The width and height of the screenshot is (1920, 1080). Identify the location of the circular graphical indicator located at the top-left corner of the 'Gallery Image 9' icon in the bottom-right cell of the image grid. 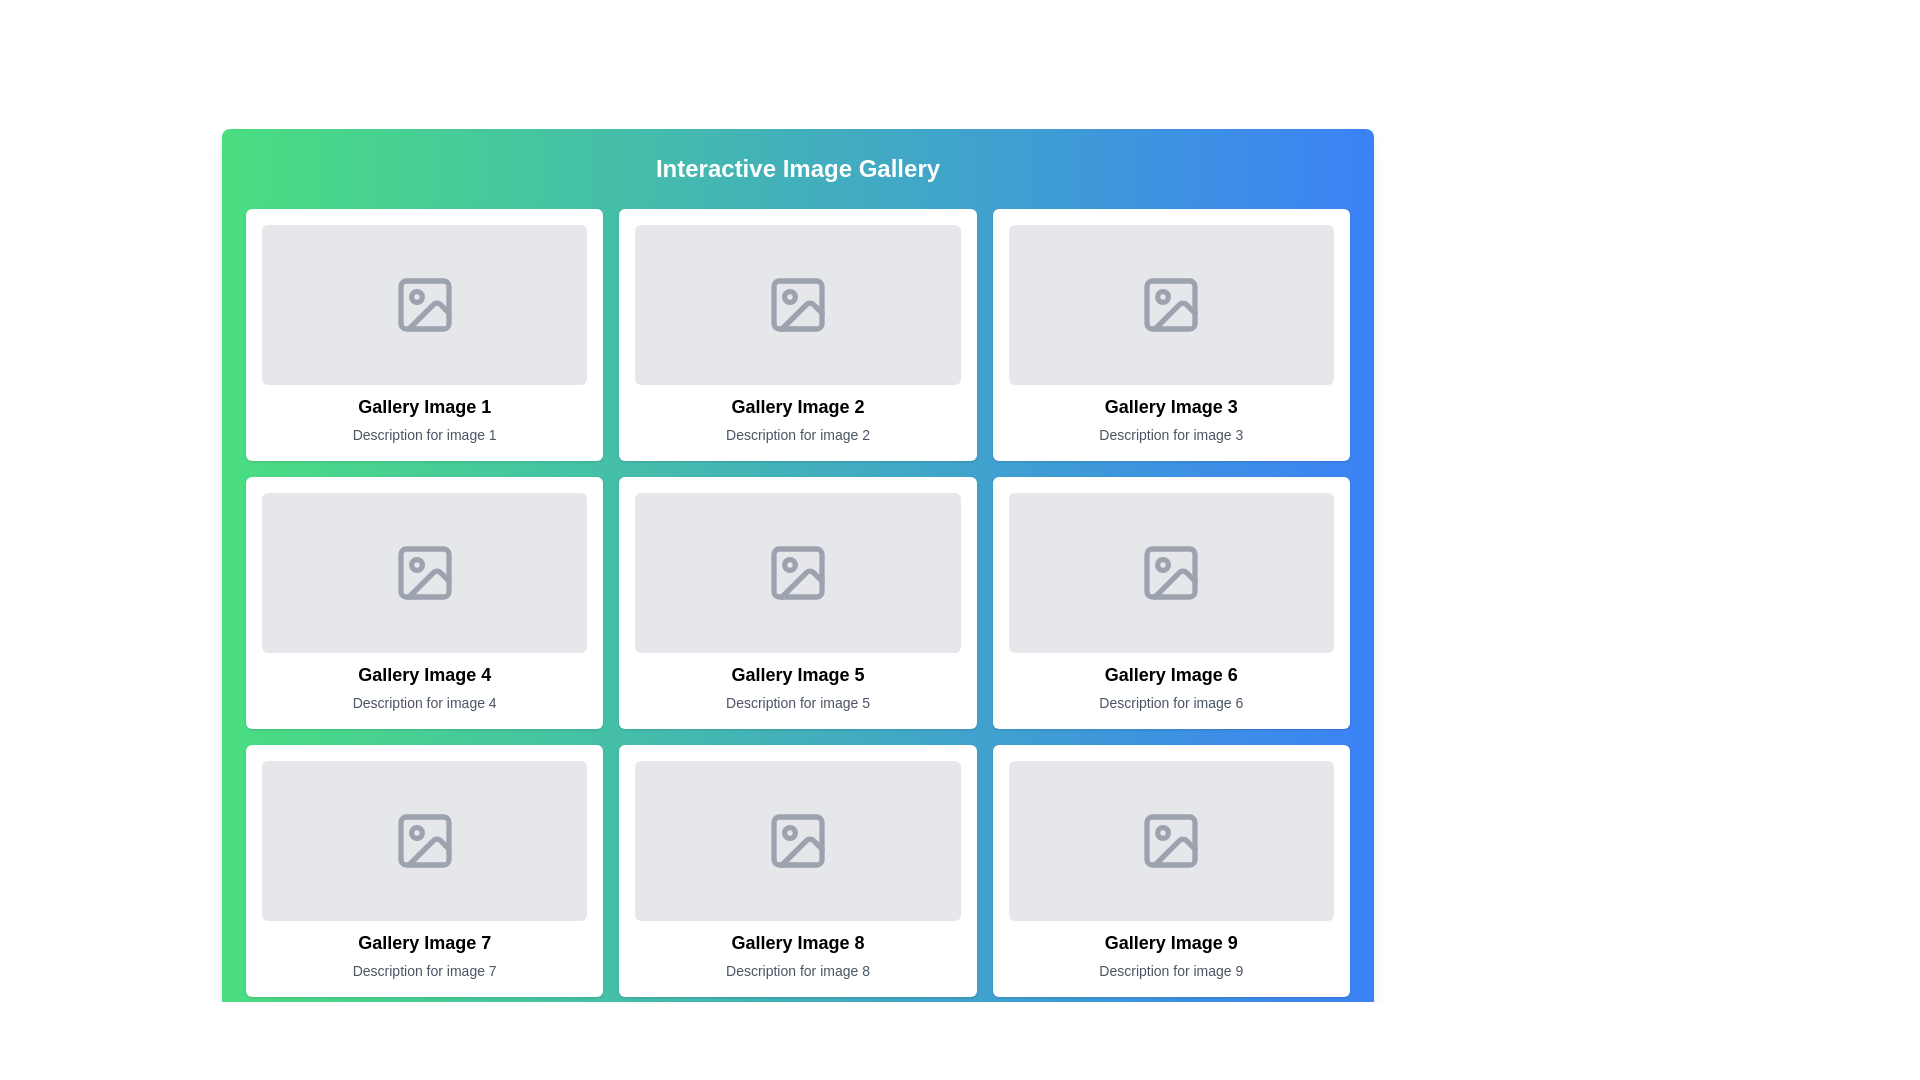
(1163, 833).